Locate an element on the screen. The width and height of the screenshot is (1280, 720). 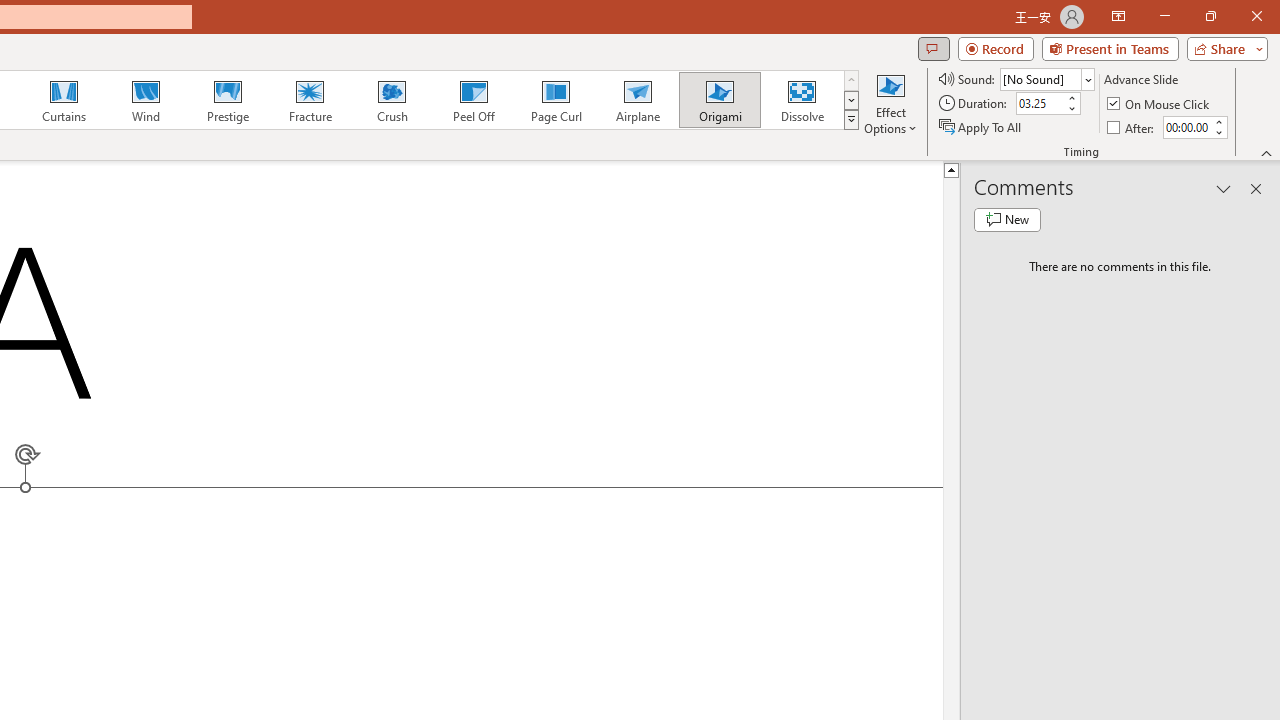
'Origami' is located at coordinates (720, 100).